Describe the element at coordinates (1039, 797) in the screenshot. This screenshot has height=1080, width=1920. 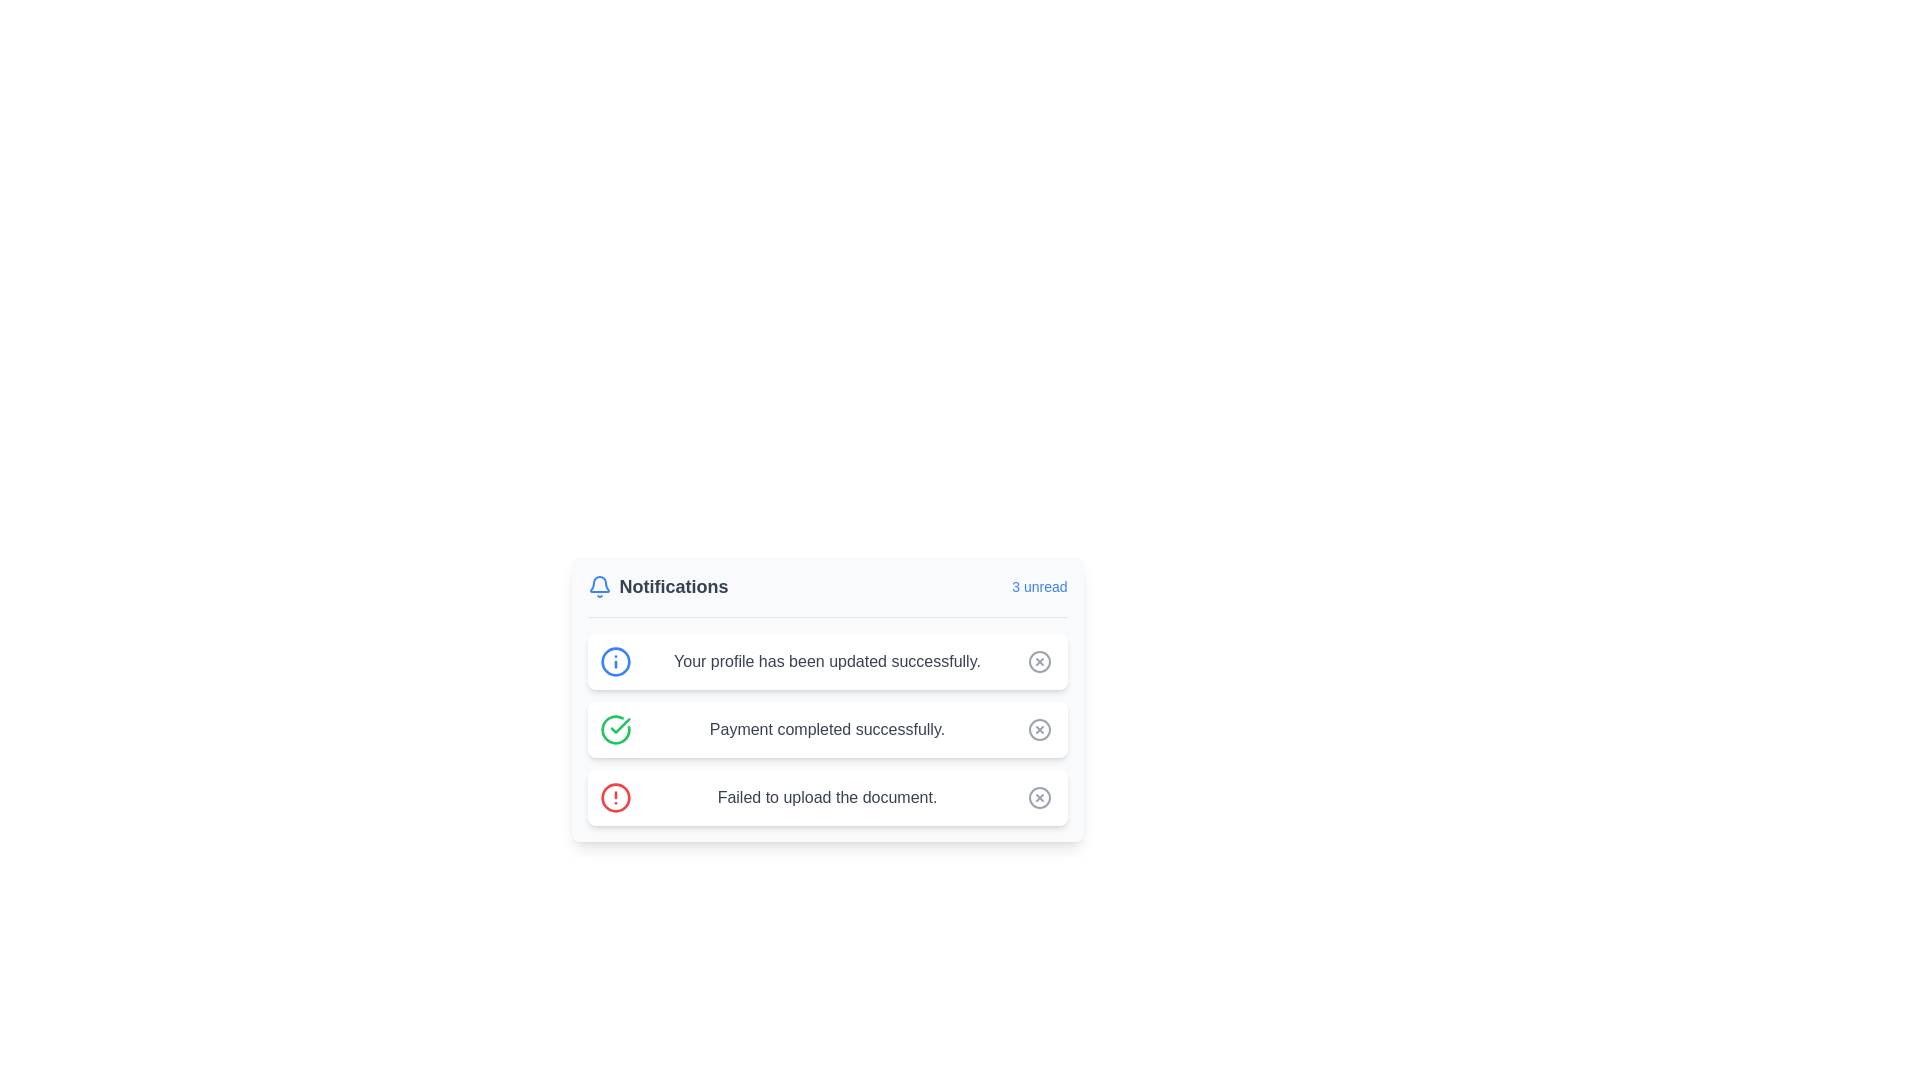
I see `the icon representing the action to remove or clear an item, which is a circle with an 'X' inside, located on the far right of the notification labeled 'Failed to upload the document.'` at that location.